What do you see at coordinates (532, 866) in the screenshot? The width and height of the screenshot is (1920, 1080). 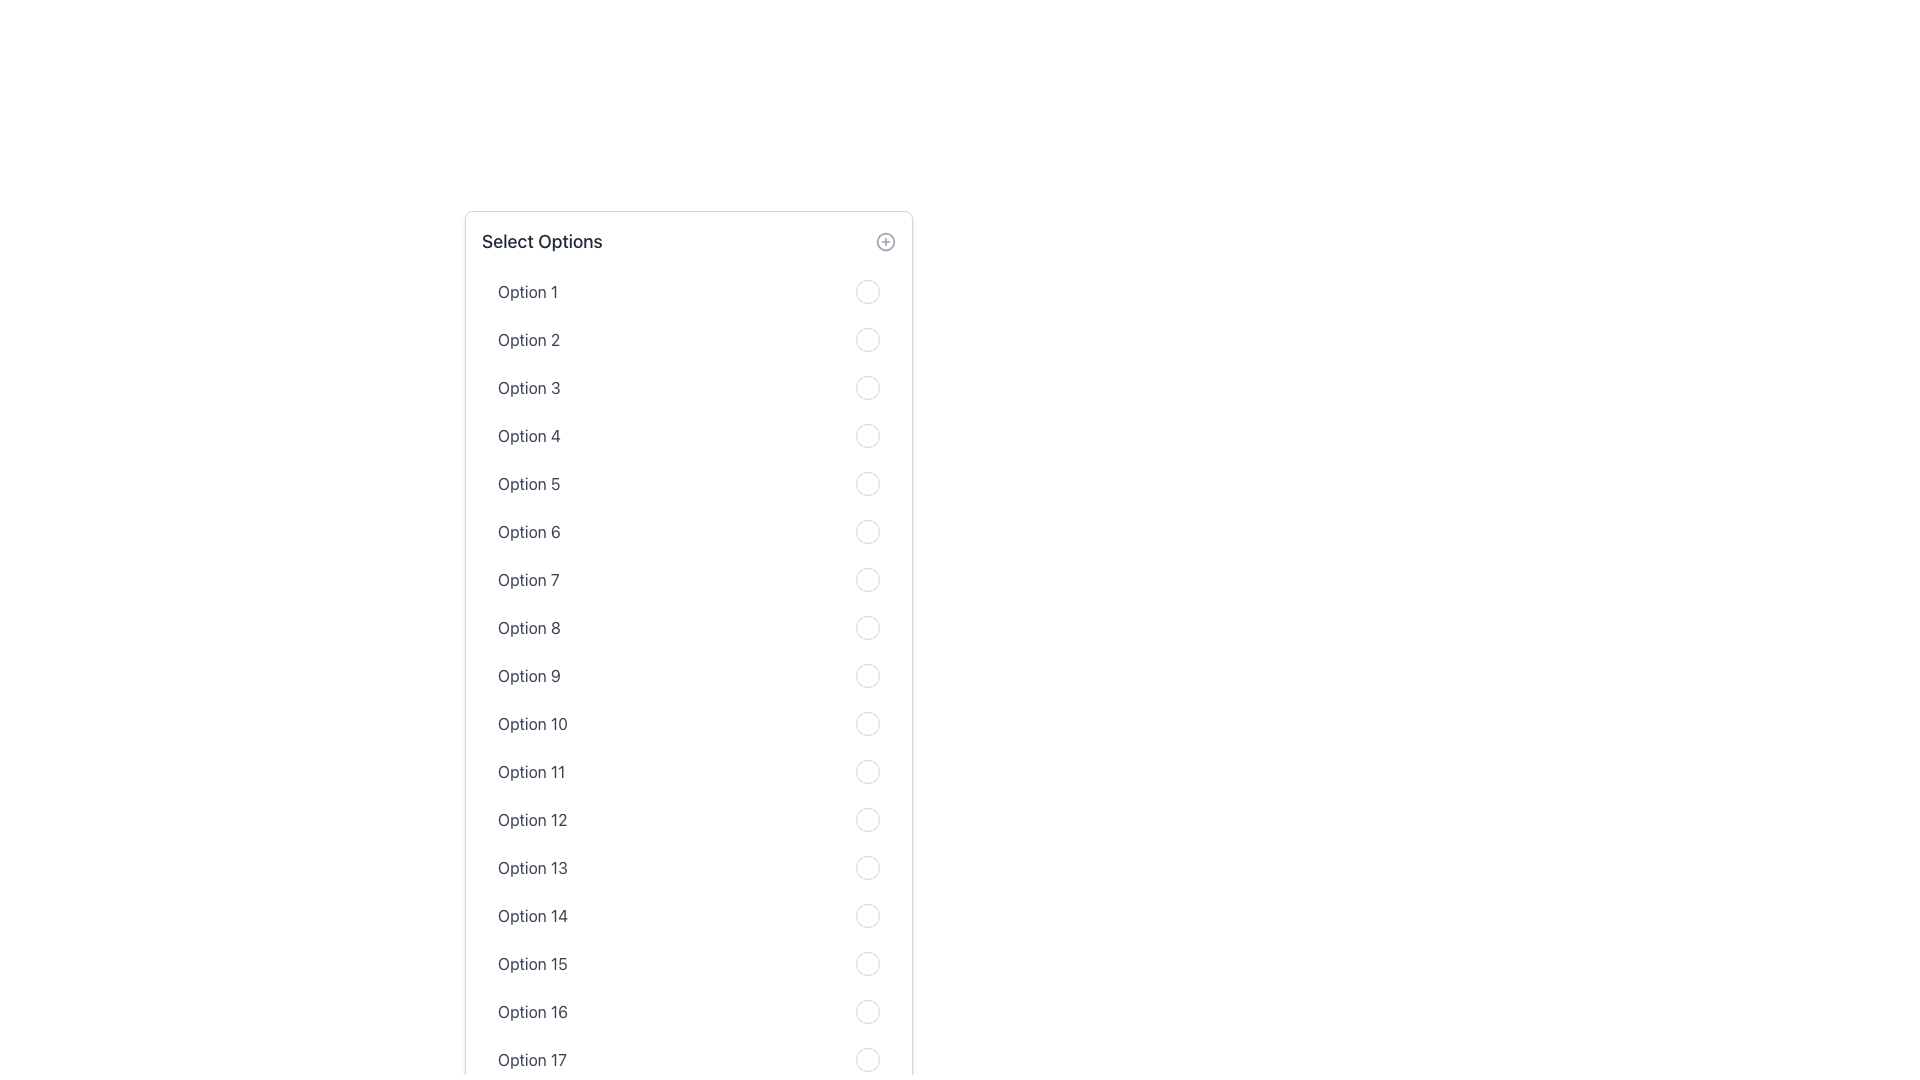 I see `the text label 'Option 13' which describes the corresponding selectable option in the list under 'Select Options'` at bounding box center [532, 866].